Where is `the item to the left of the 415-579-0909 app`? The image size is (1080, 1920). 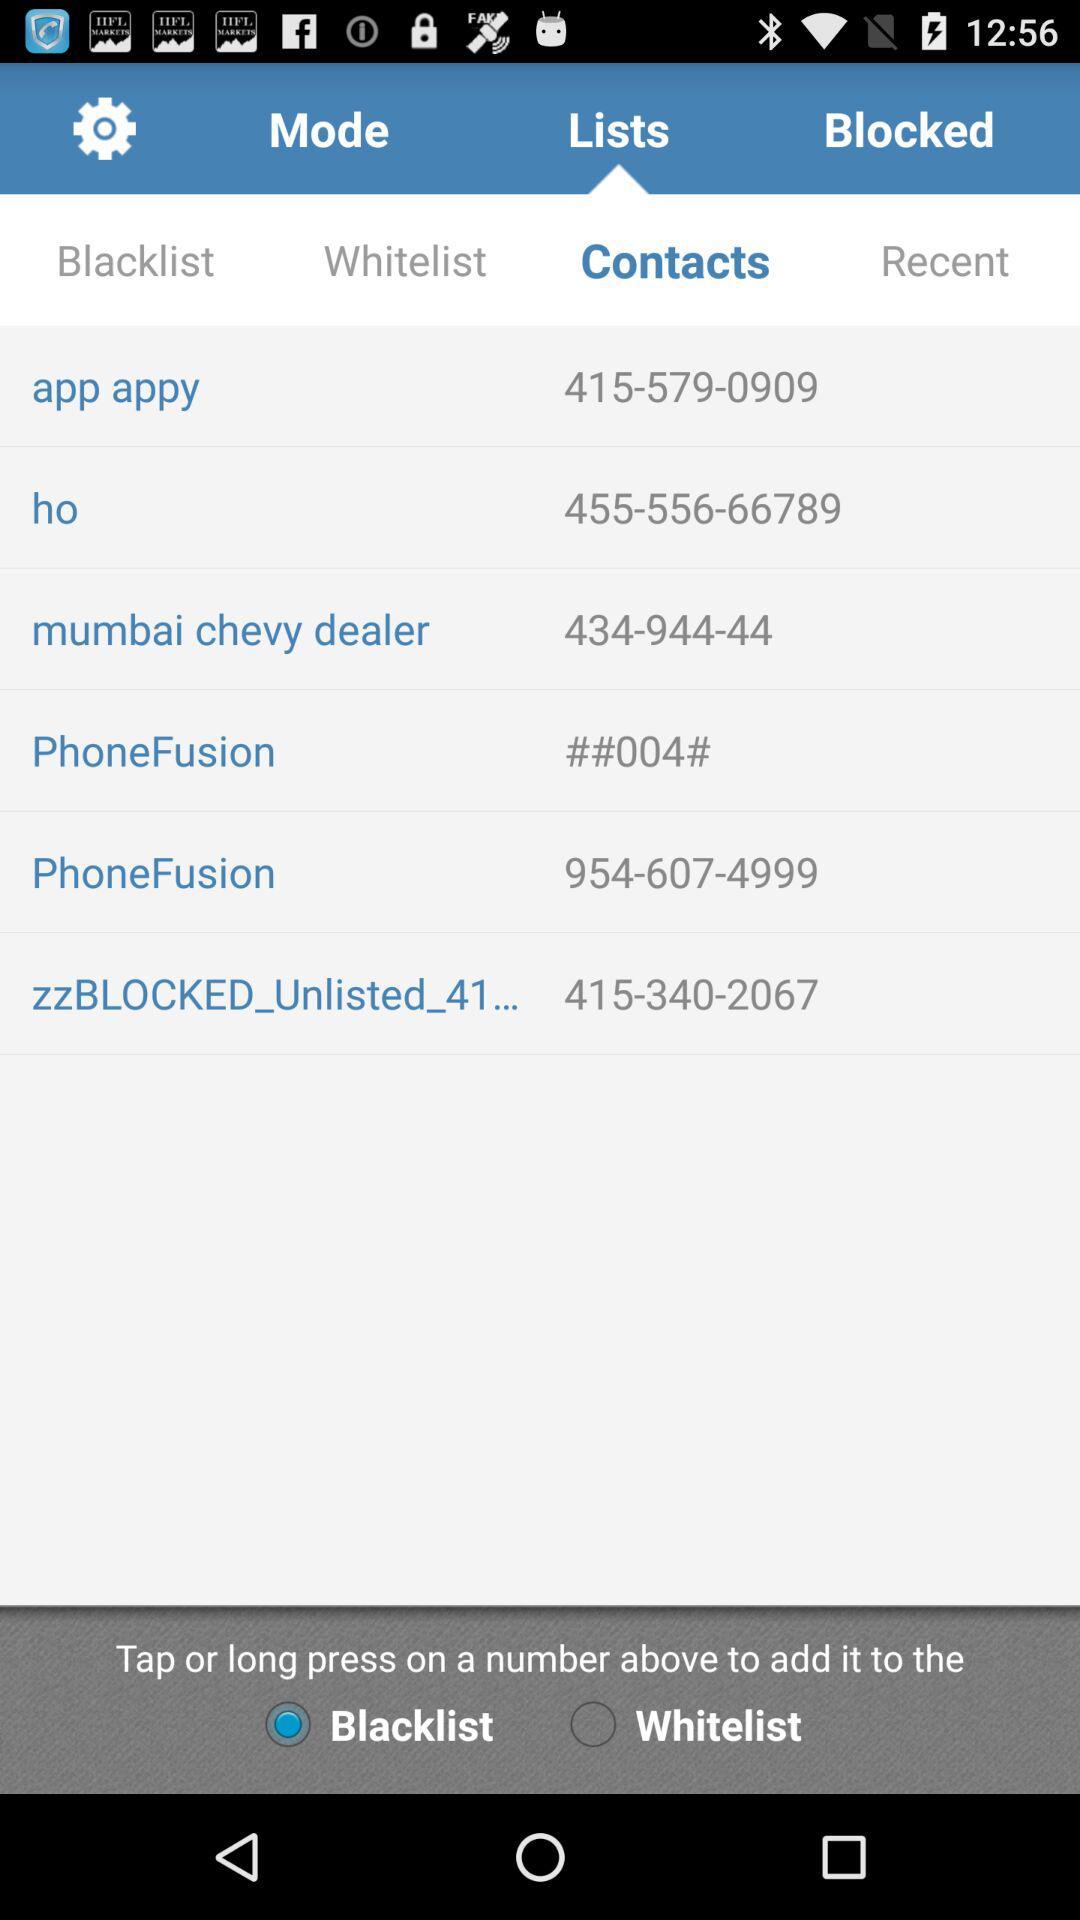 the item to the left of the 415-579-0909 app is located at coordinates (281, 385).